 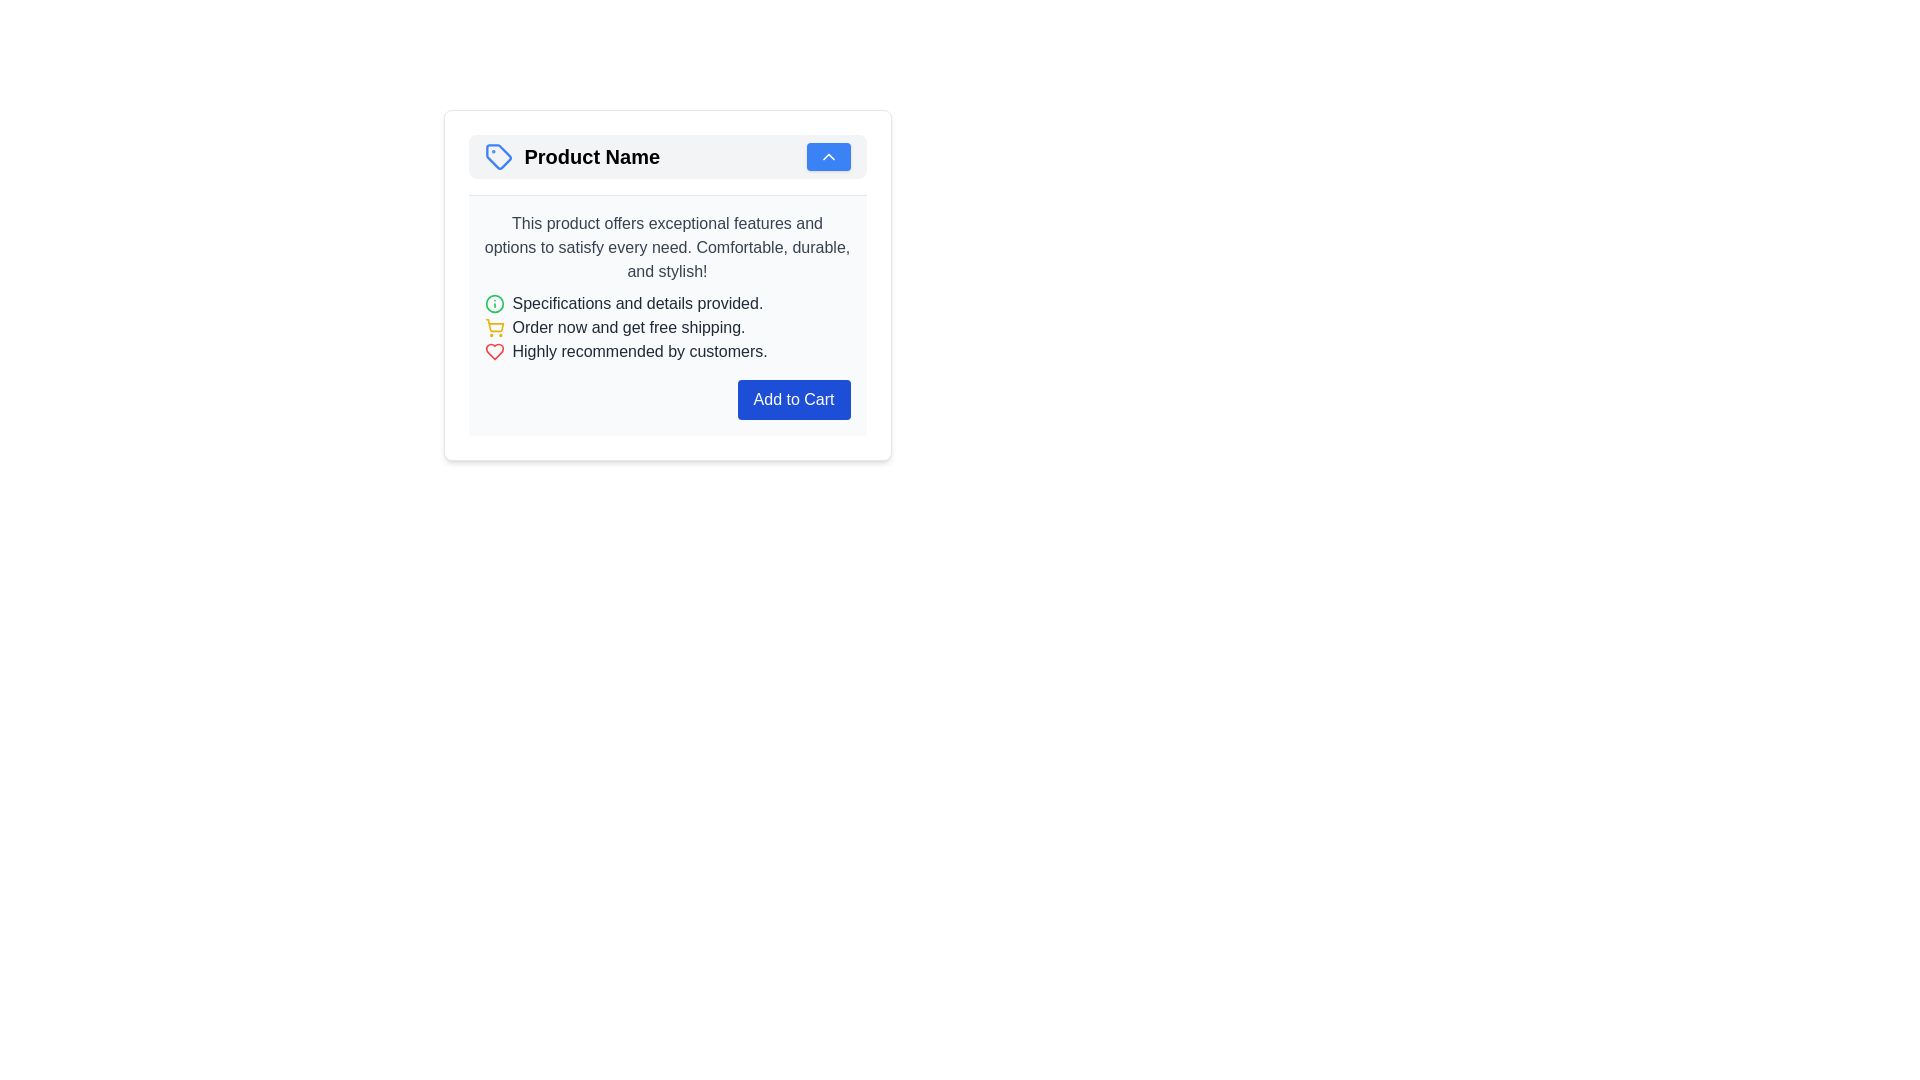 What do you see at coordinates (828, 156) in the screenshot?
I see `the upward-pointing chevron icon indicating an expandable section, located near the center of the blue 'Add to Cart' button` at bounding box center [828, 156].